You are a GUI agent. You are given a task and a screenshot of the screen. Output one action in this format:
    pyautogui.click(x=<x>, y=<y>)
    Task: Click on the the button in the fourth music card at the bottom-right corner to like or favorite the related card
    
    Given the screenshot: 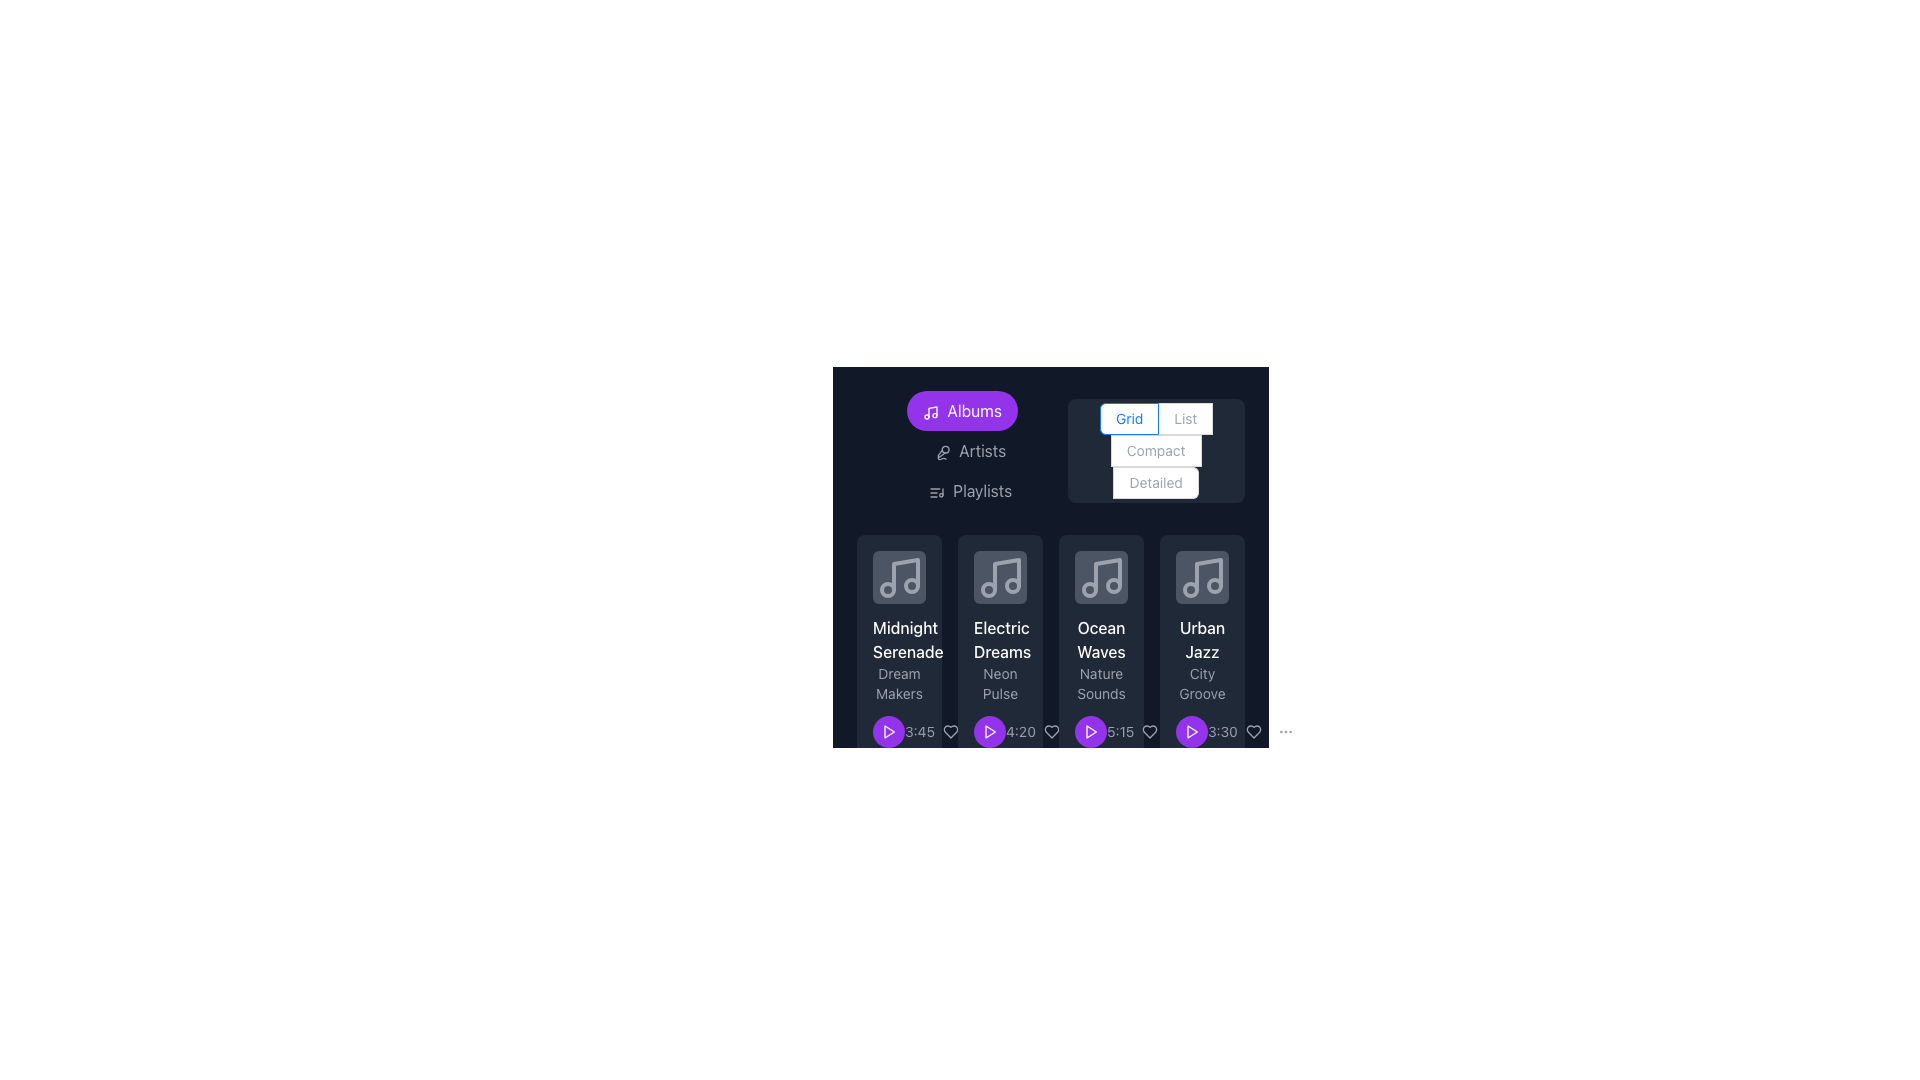 What is the action you would take?
    pyautogui.click(x=1150, y=732)
    